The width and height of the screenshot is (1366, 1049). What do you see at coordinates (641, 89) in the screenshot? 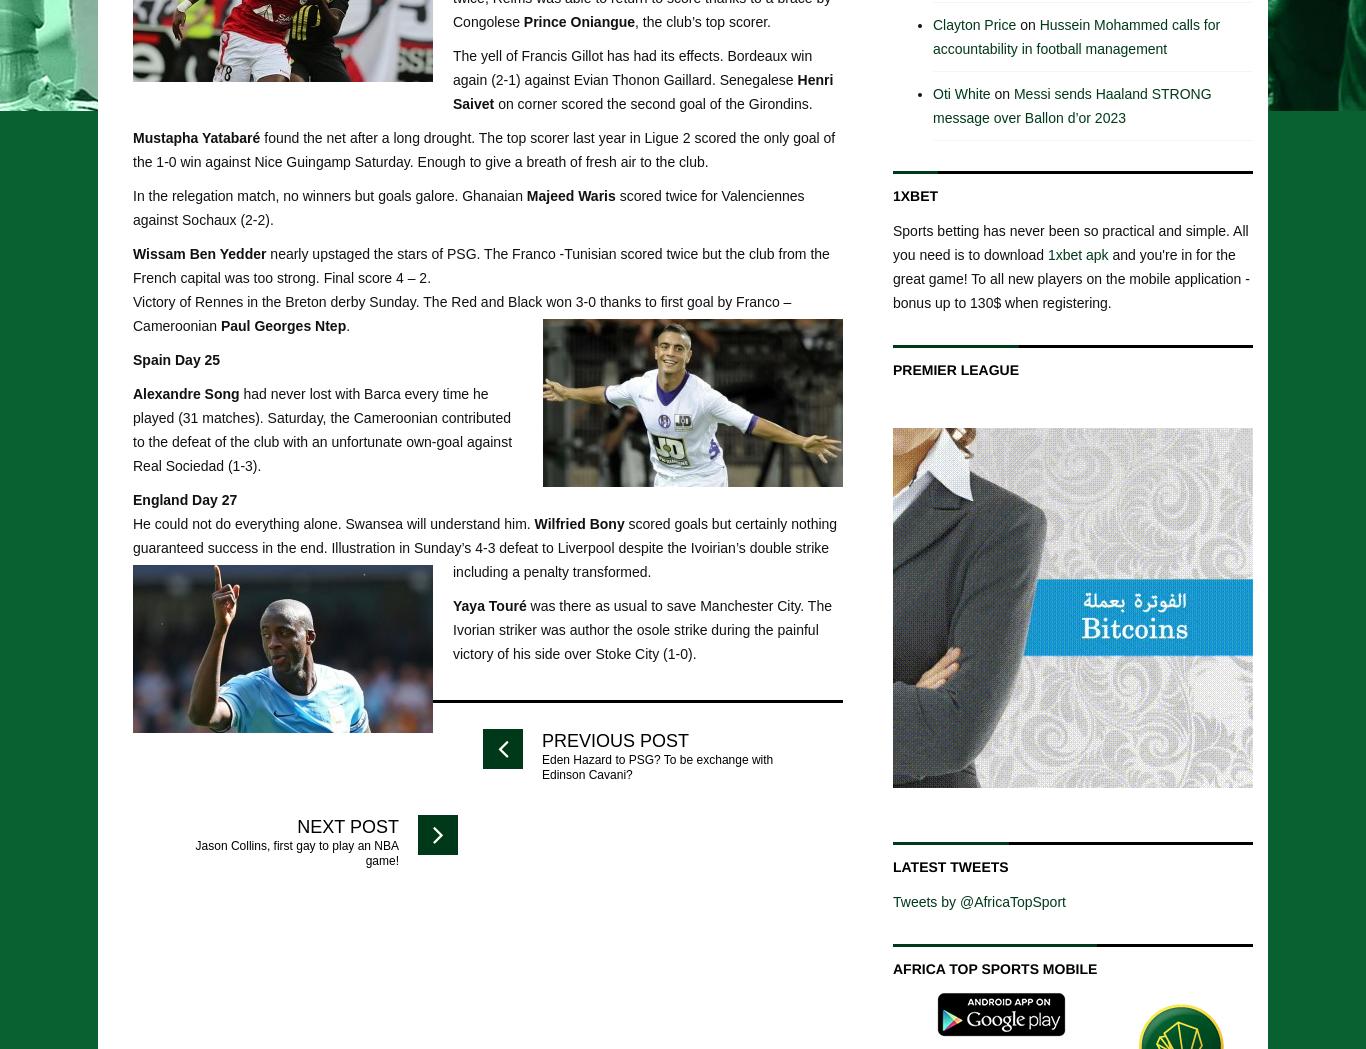
I see `'Henri Saivet'` at bounding box center [641, 89].